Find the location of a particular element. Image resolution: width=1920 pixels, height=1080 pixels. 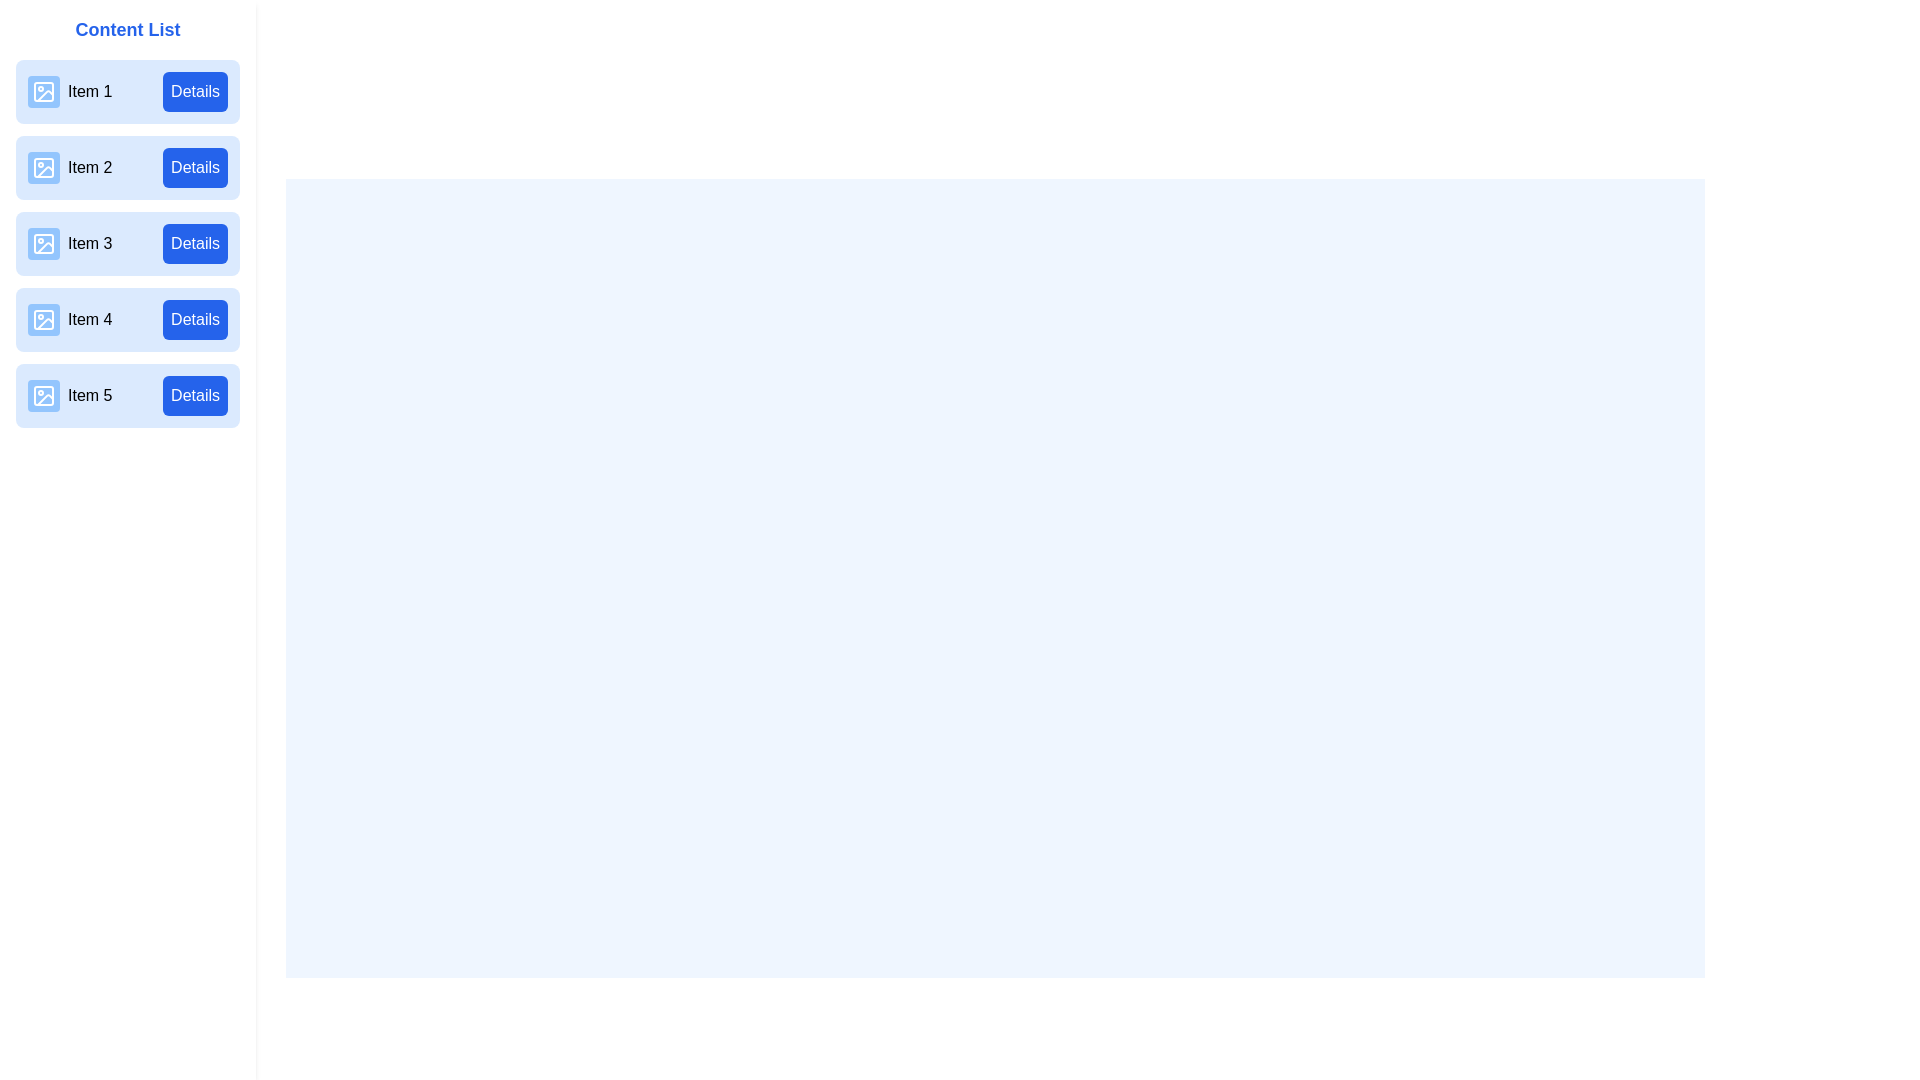

the icon indicating an image or item related to 'Item 1' in the 'Content List' sidebar is located at coordinates (43, 92).